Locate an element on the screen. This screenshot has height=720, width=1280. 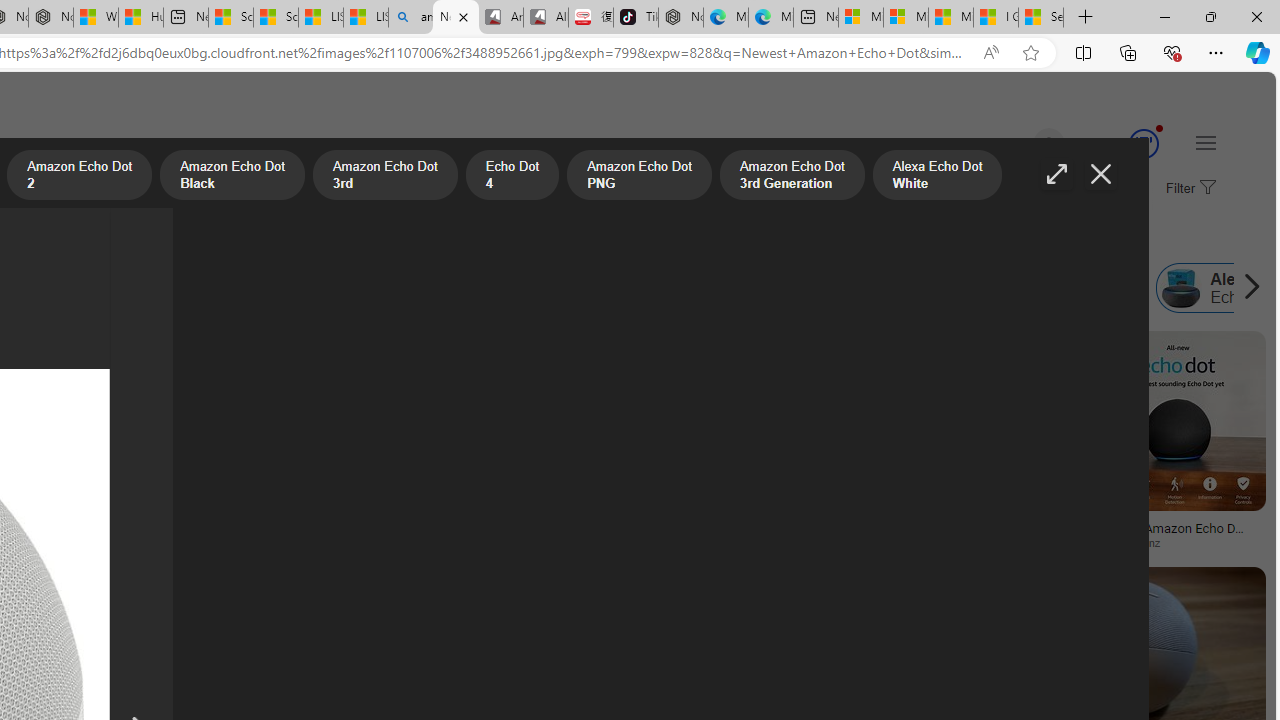
'TikTok' is located at coordinates (635, 17).